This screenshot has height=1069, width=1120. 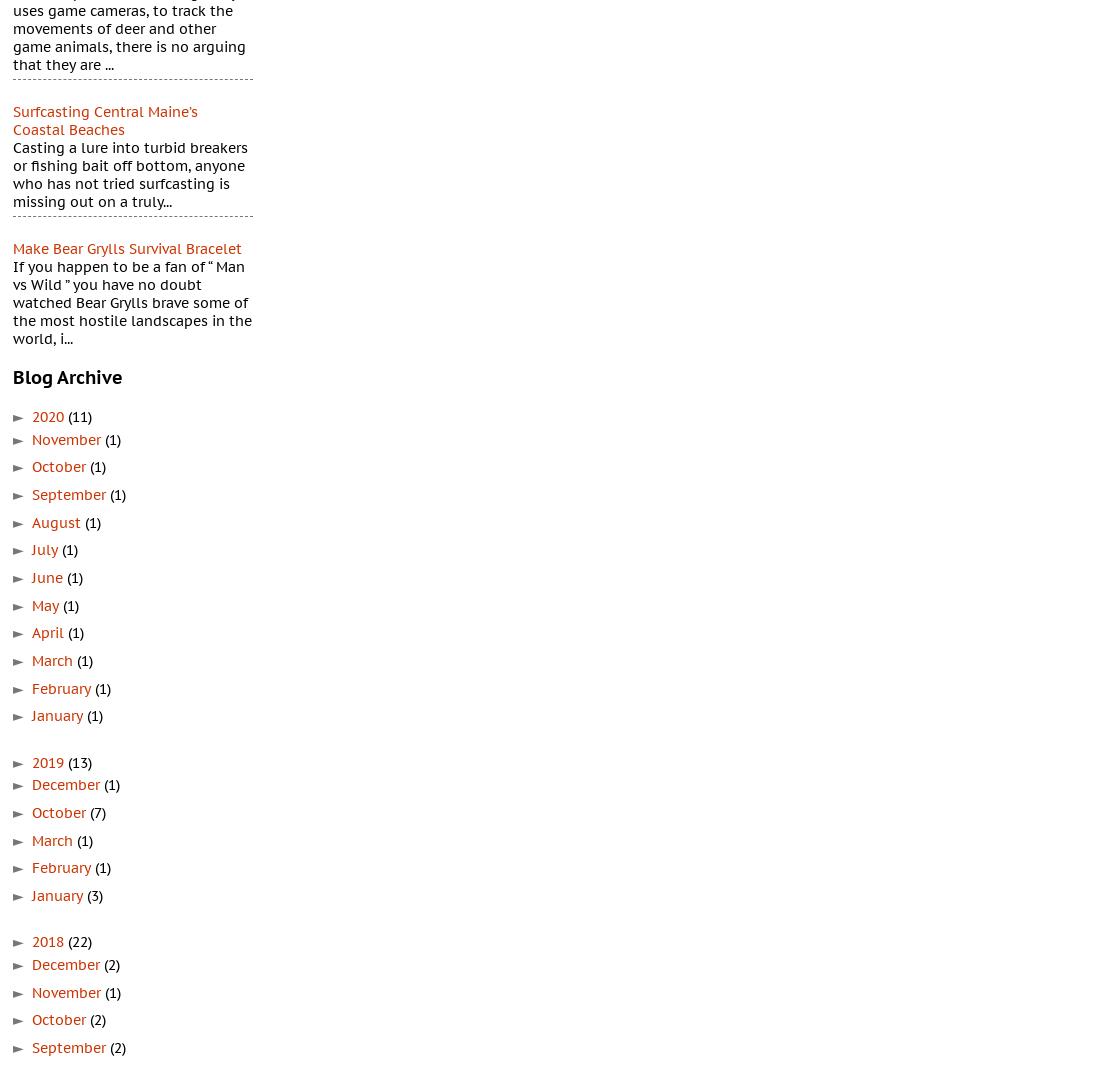 I want to click on '2018', so click(x=49, y=941).